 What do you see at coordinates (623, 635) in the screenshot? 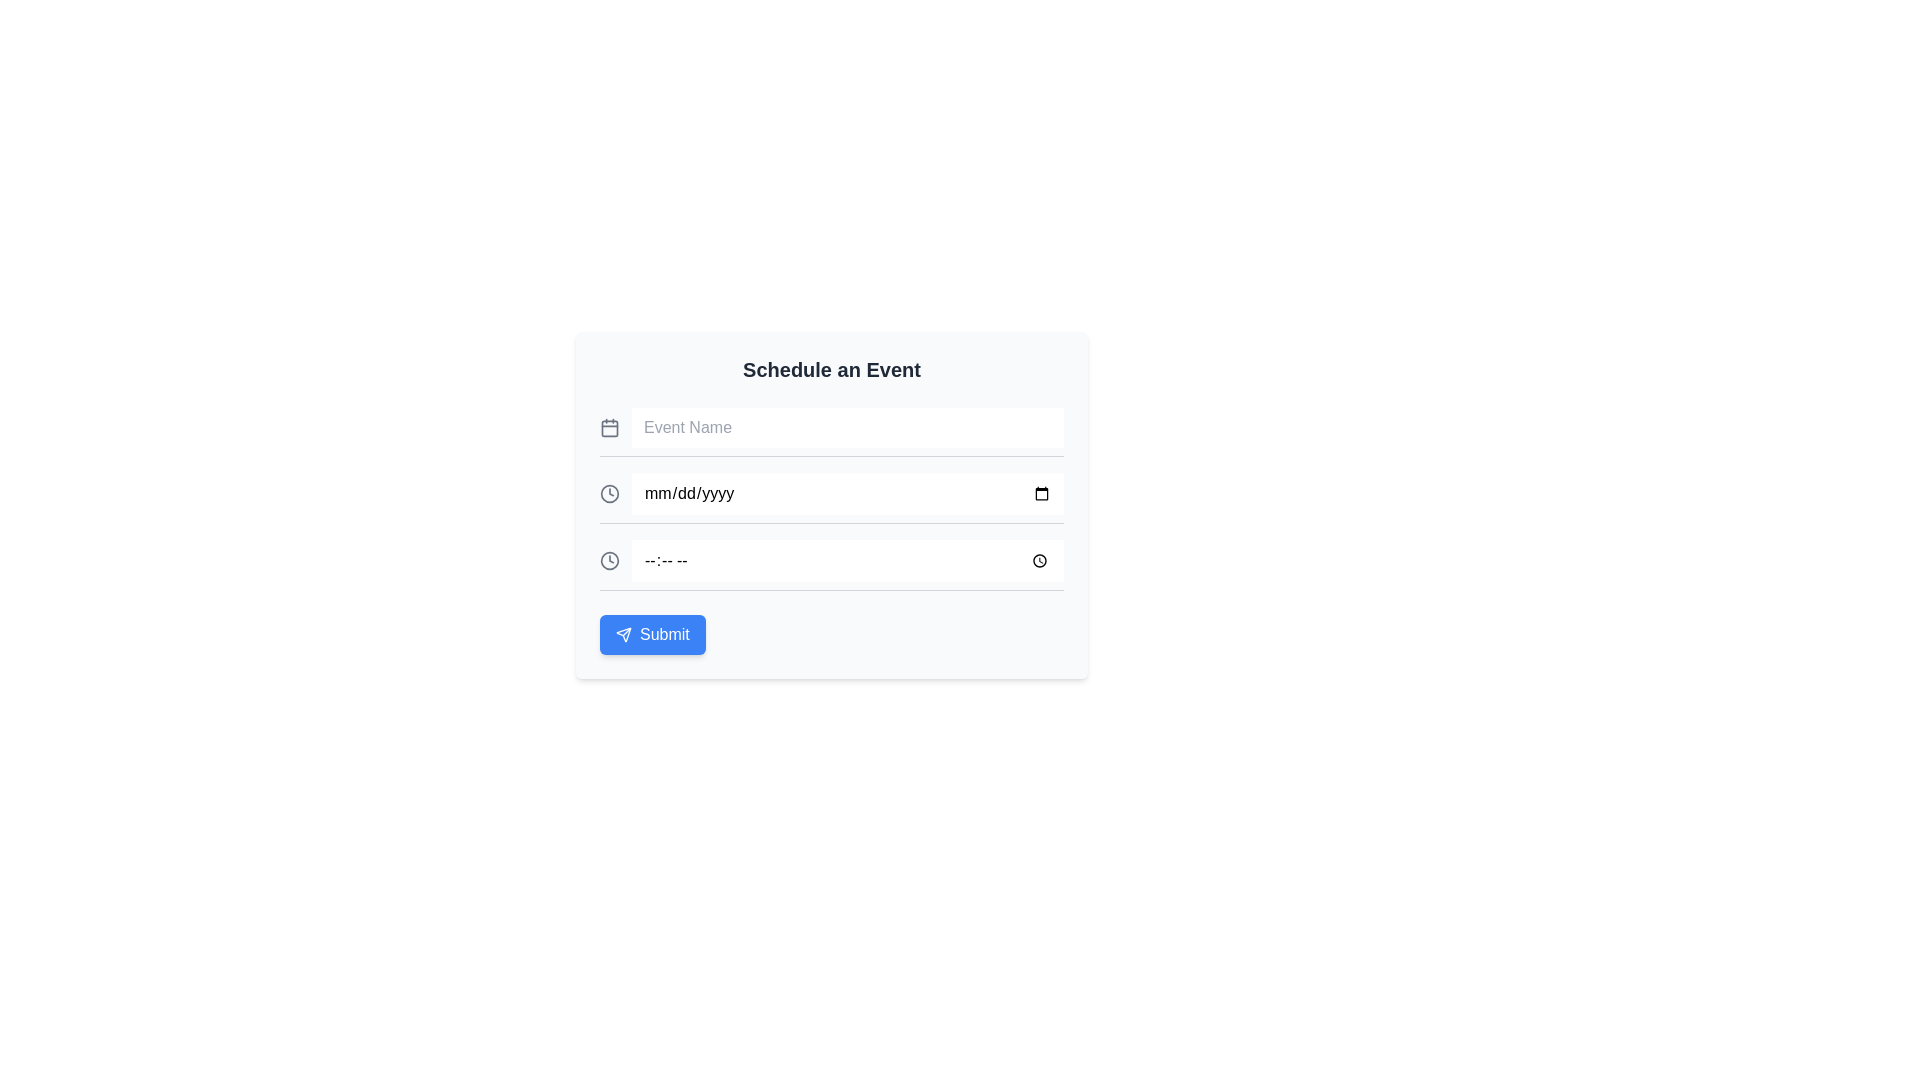
I see `the 'Submit' button which contains a small triangular icon resembling a paper plane, located at the bottom of the form` at bounding box center [623, 635].